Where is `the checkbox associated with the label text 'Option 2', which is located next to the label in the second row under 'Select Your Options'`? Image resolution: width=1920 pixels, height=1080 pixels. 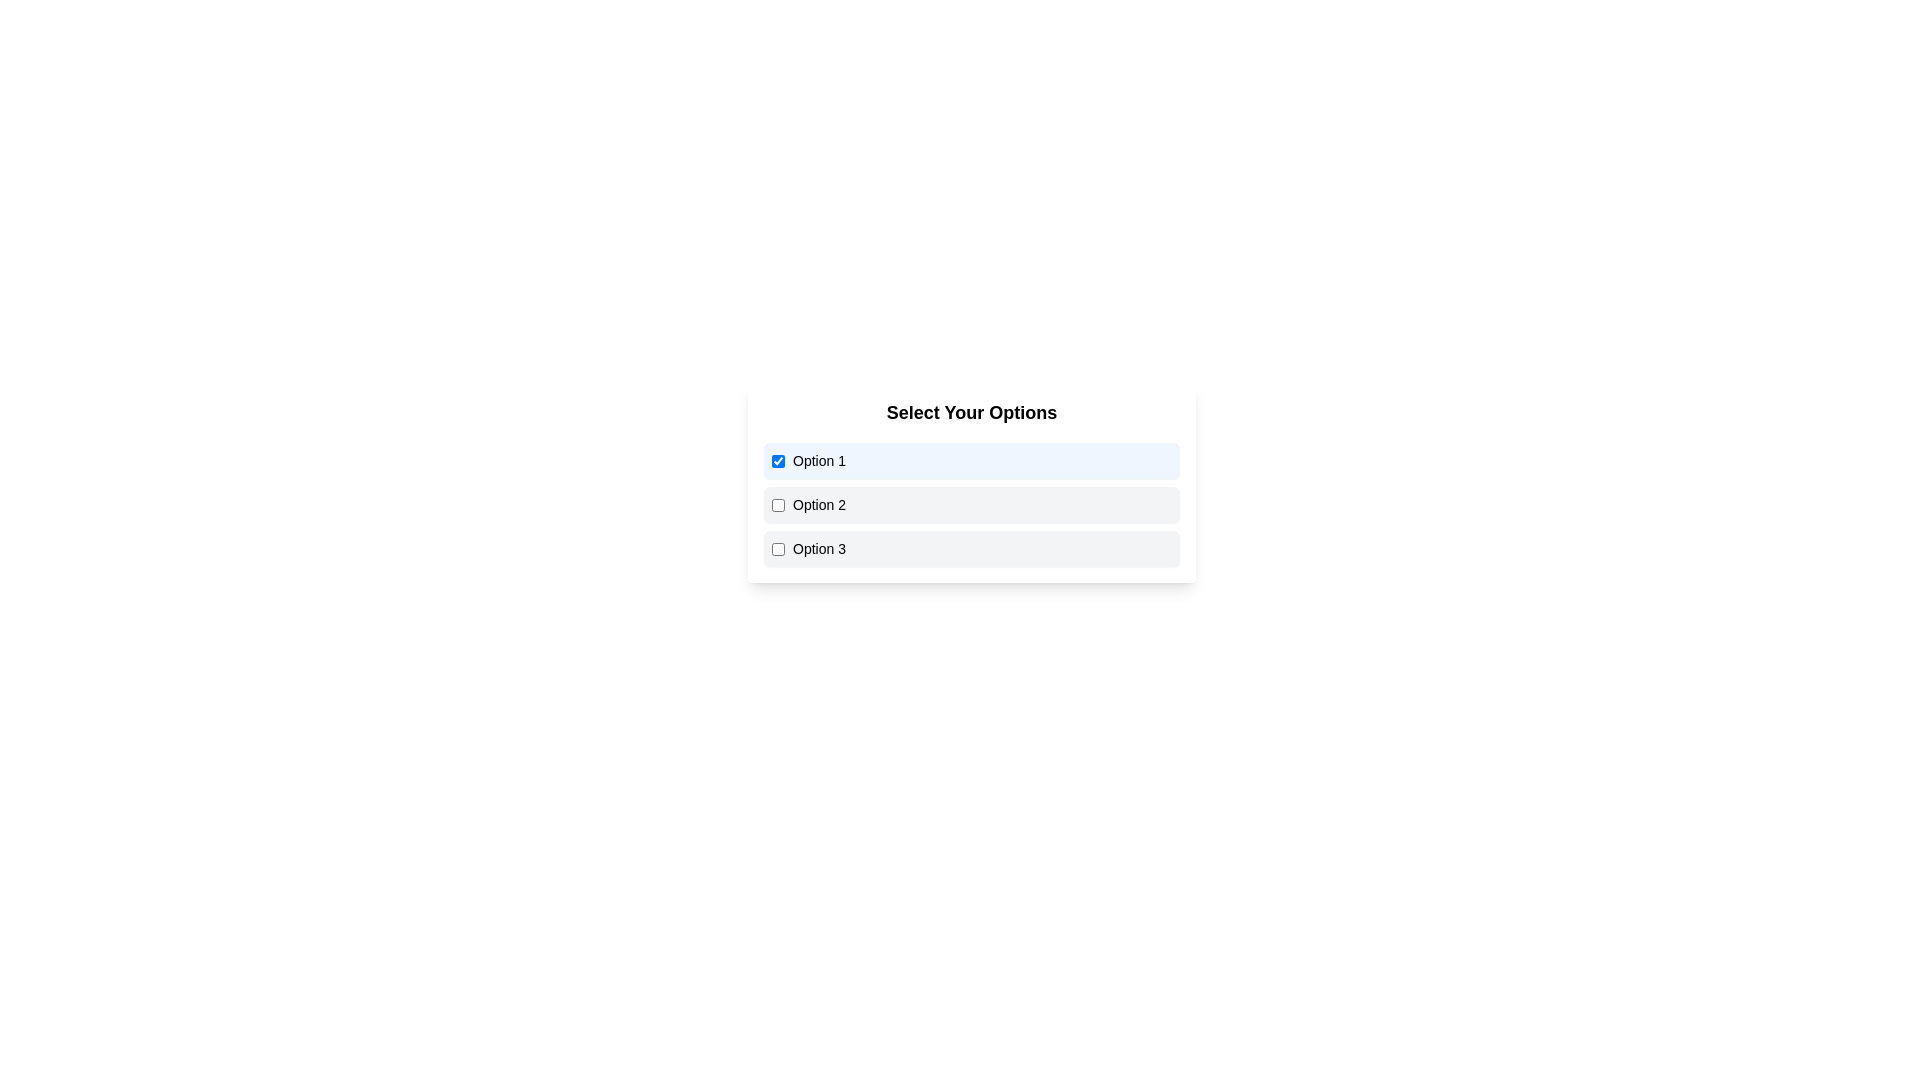
the checkbox associated with the label text 'Option 2', which is located next to the label in the second row under 'Select Your Options' is located at coordinates (819, 504).